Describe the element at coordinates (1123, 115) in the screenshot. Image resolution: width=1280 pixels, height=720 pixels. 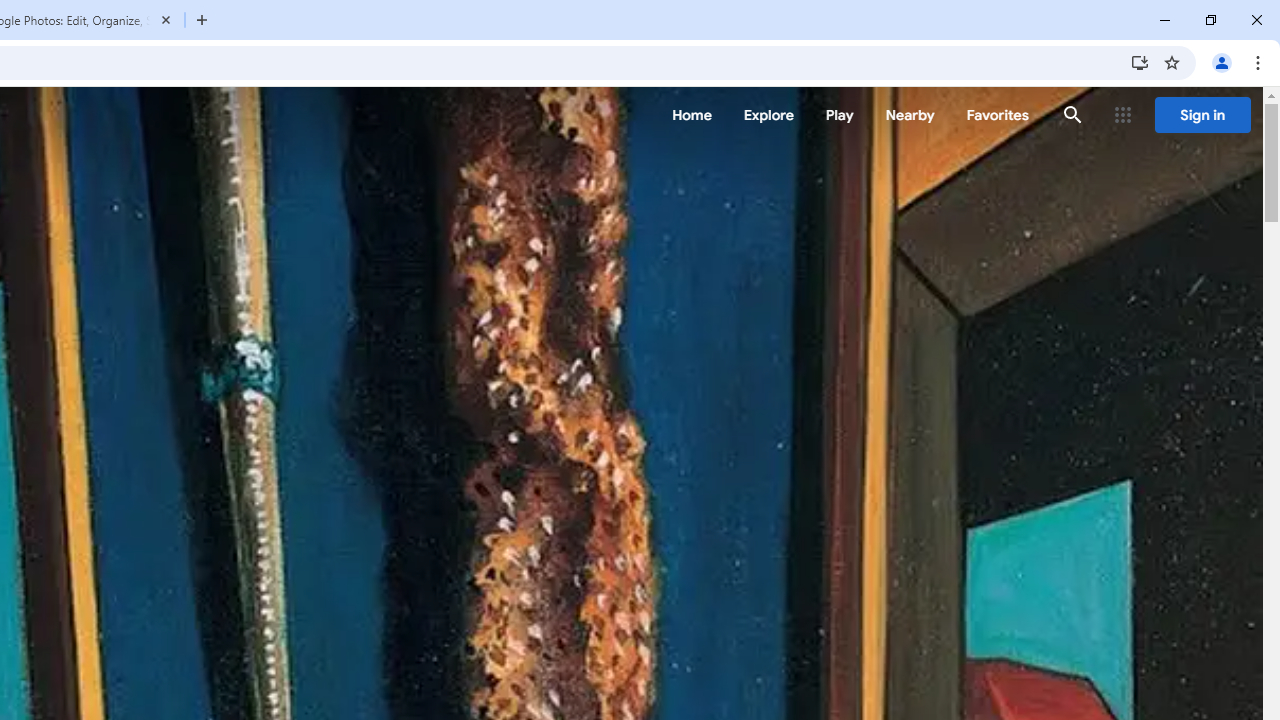
I see `'Google apps'` at that location.